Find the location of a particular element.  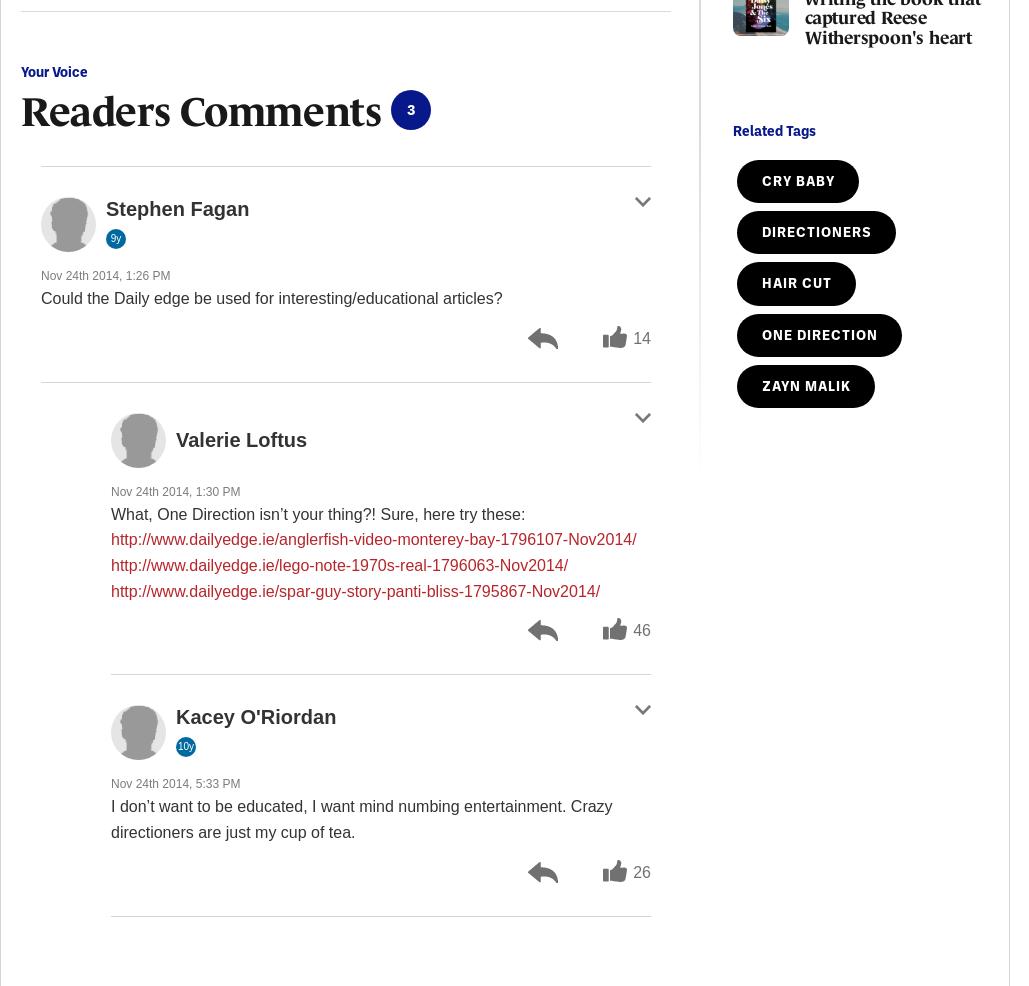

'Nov 24th 2014, 1:26 PM' is located at coordinates (104, 274).